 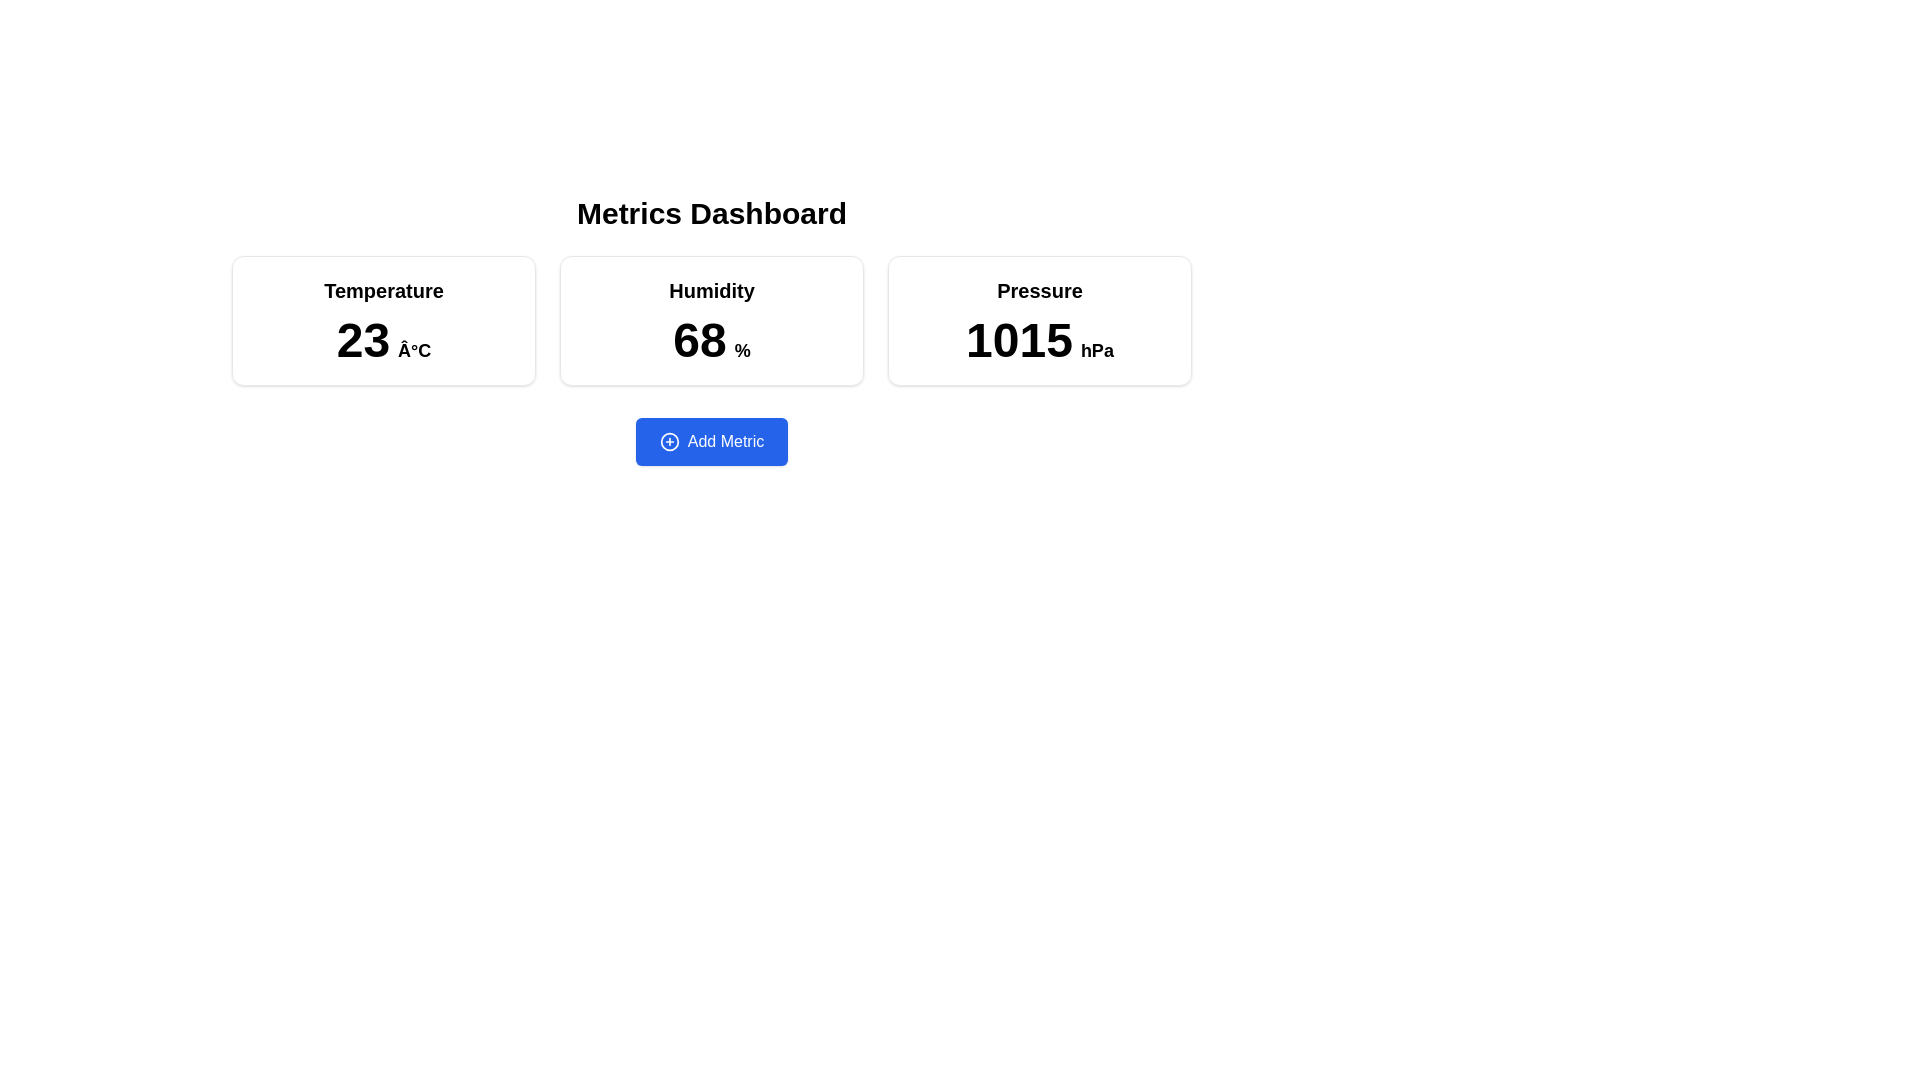 I want to click on the small text label displaying the unit '°C', which is positioned immediately to the right of the numeral '23' in the 'Temperature' panel of the dashboard, so click(x=413, y=350).